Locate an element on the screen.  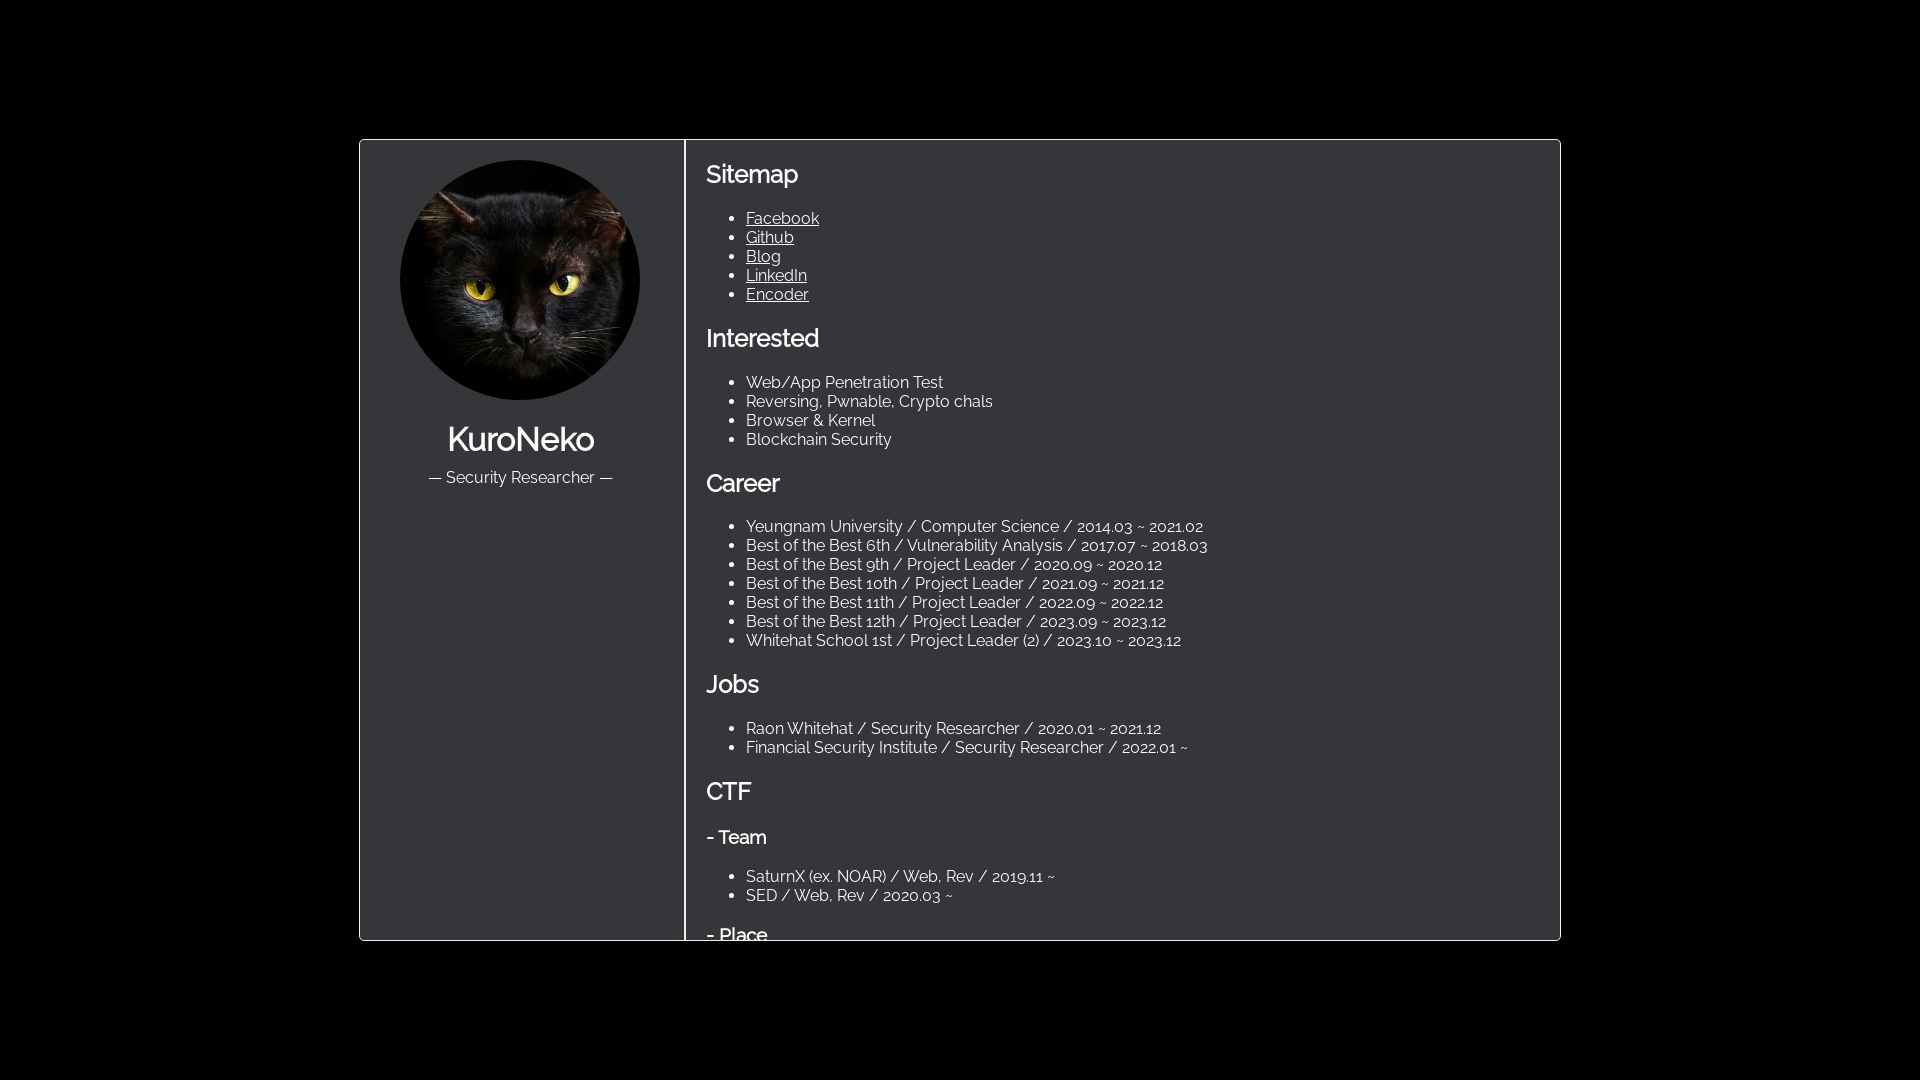
'LinkedIn' is located at coordinates (775, 275).